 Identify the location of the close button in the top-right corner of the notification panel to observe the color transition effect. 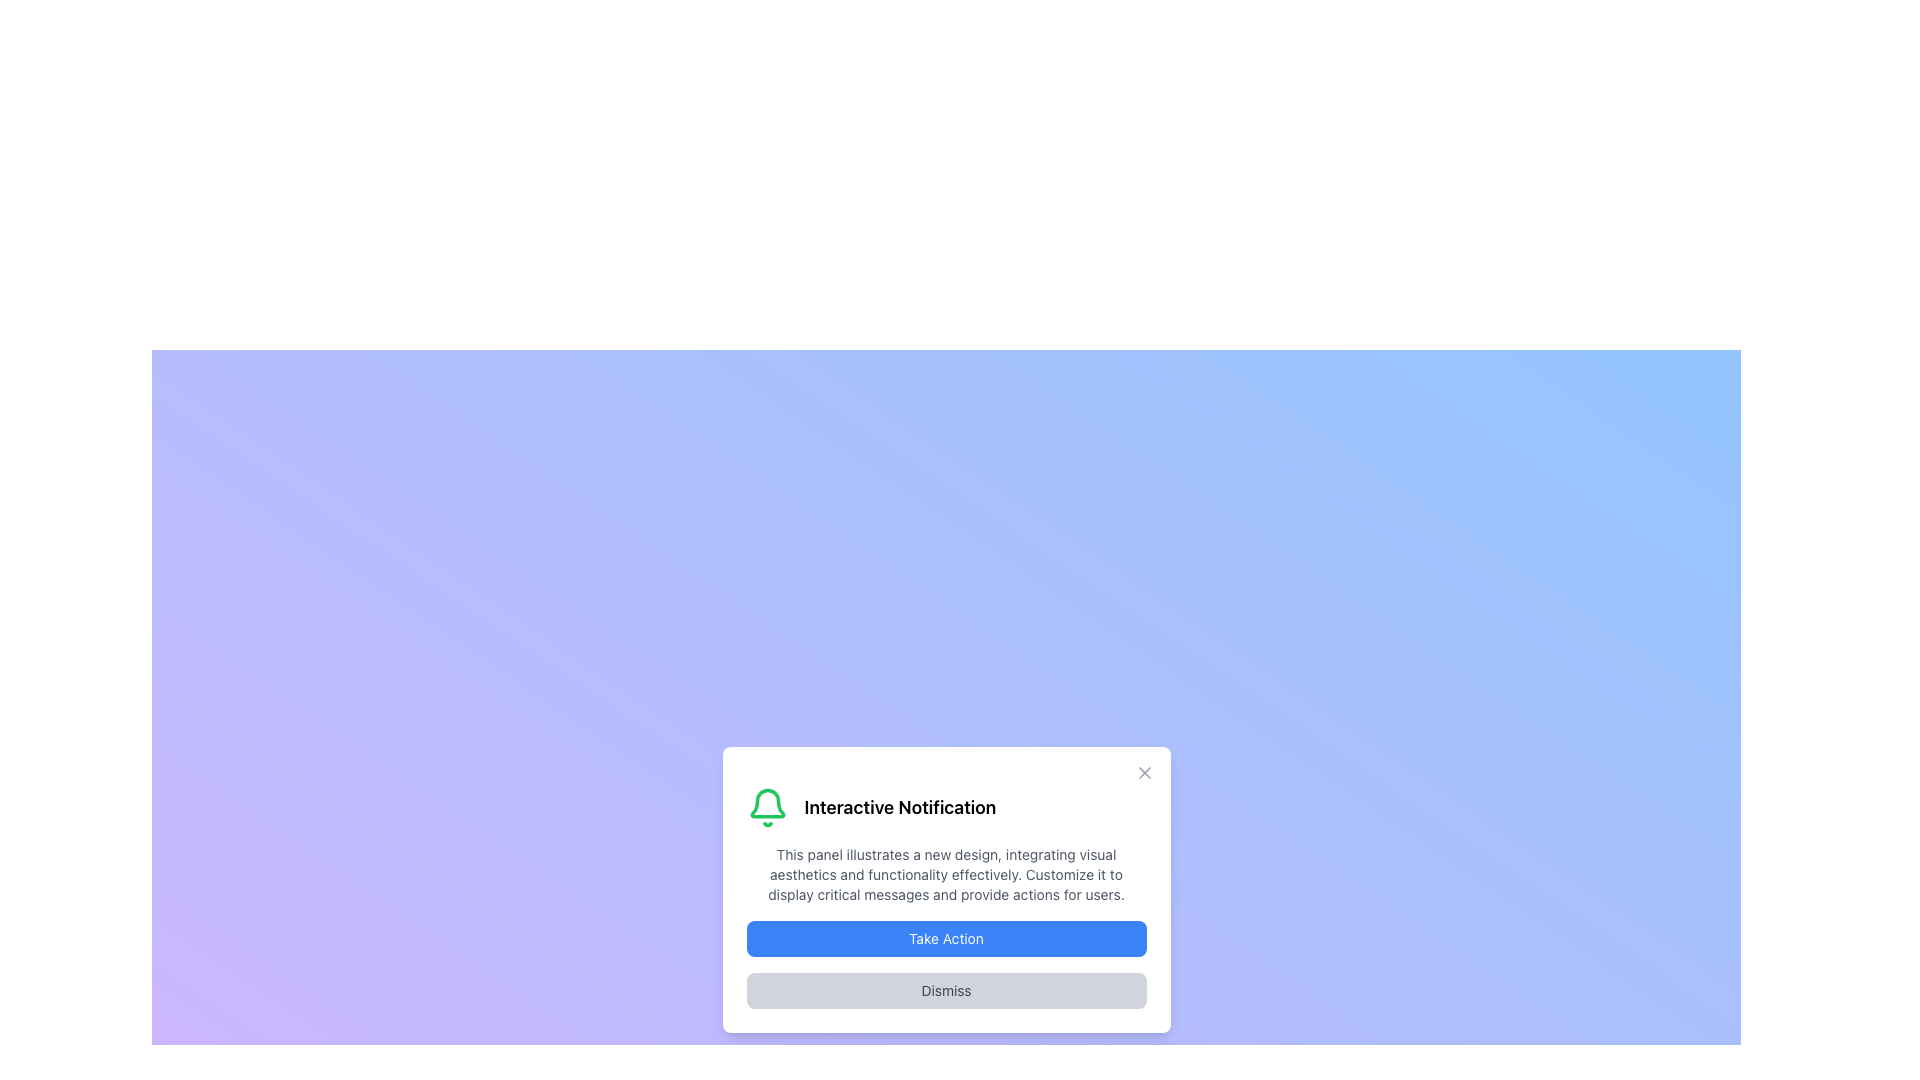
(1144, 771).